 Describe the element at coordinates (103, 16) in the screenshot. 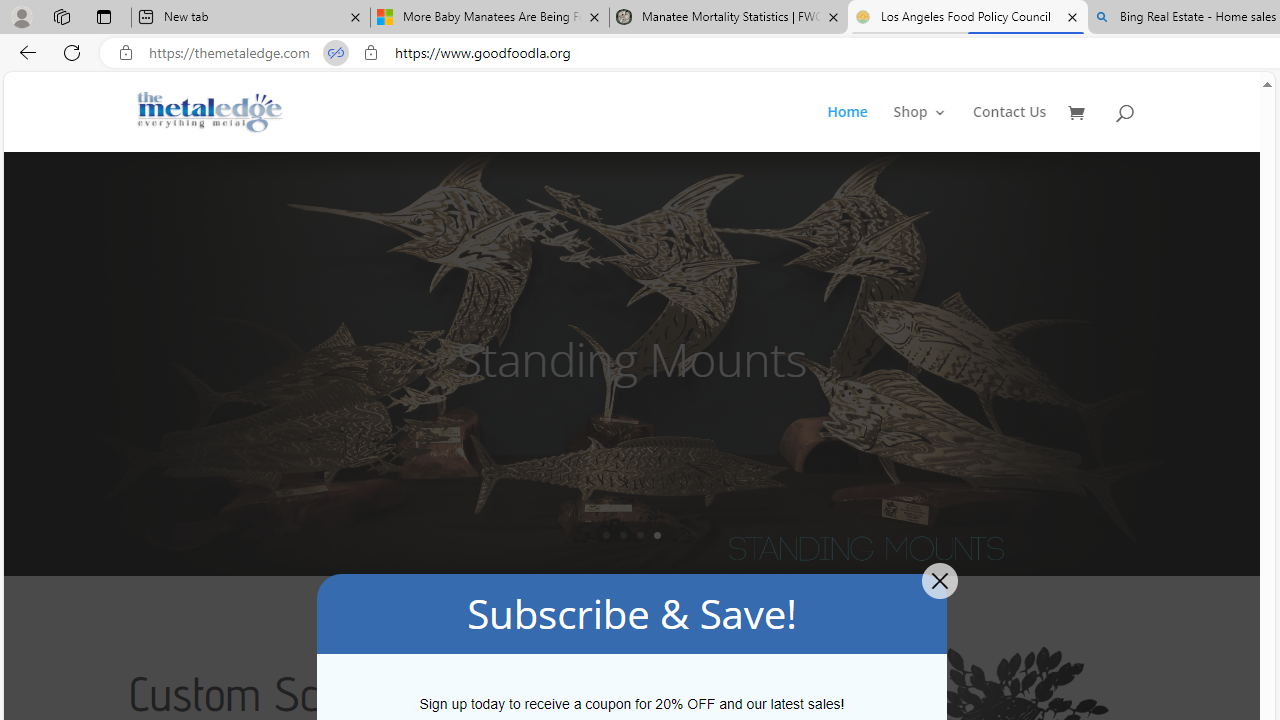

I see `'Tab actions menu'` at that location.